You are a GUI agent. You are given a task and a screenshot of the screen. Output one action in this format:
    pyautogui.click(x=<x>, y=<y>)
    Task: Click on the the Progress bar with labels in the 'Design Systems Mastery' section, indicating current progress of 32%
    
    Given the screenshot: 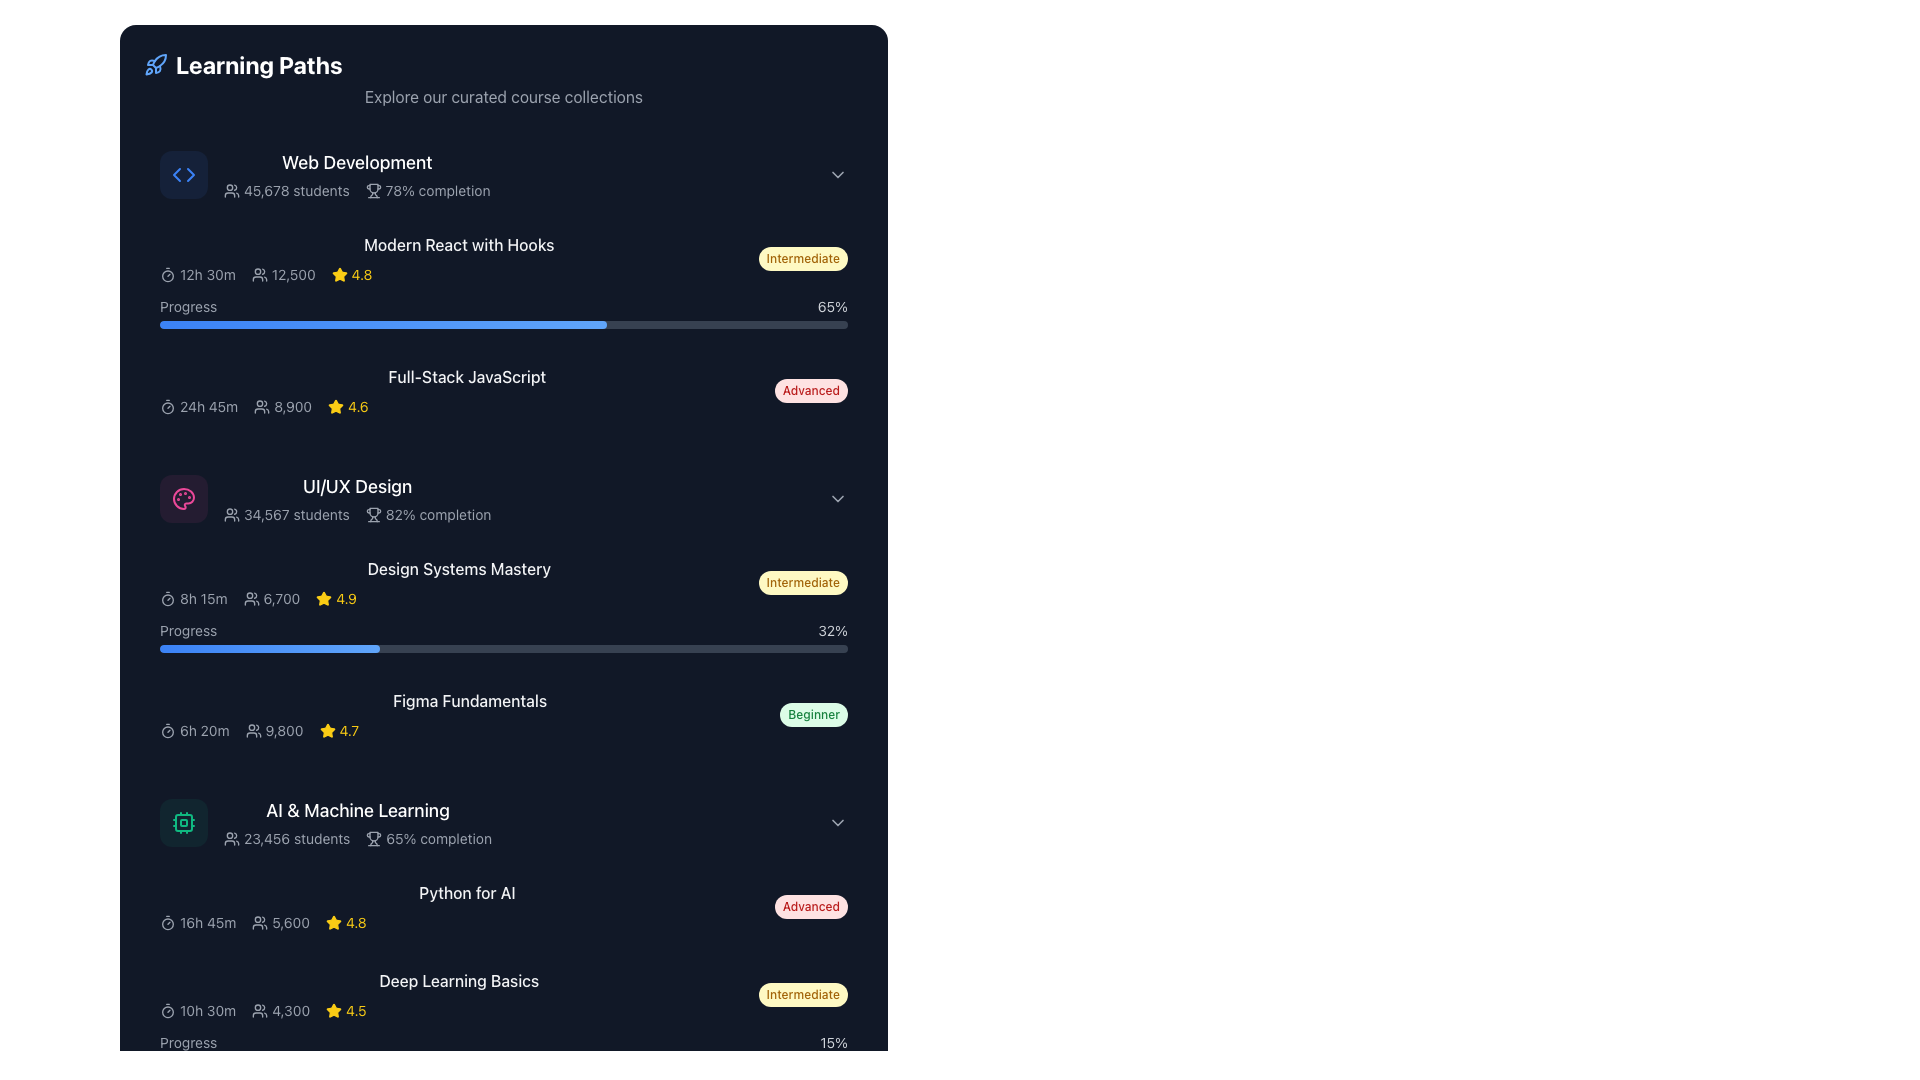 What is the action you would take?
    pyautogui.click(x=504, y=636)
    